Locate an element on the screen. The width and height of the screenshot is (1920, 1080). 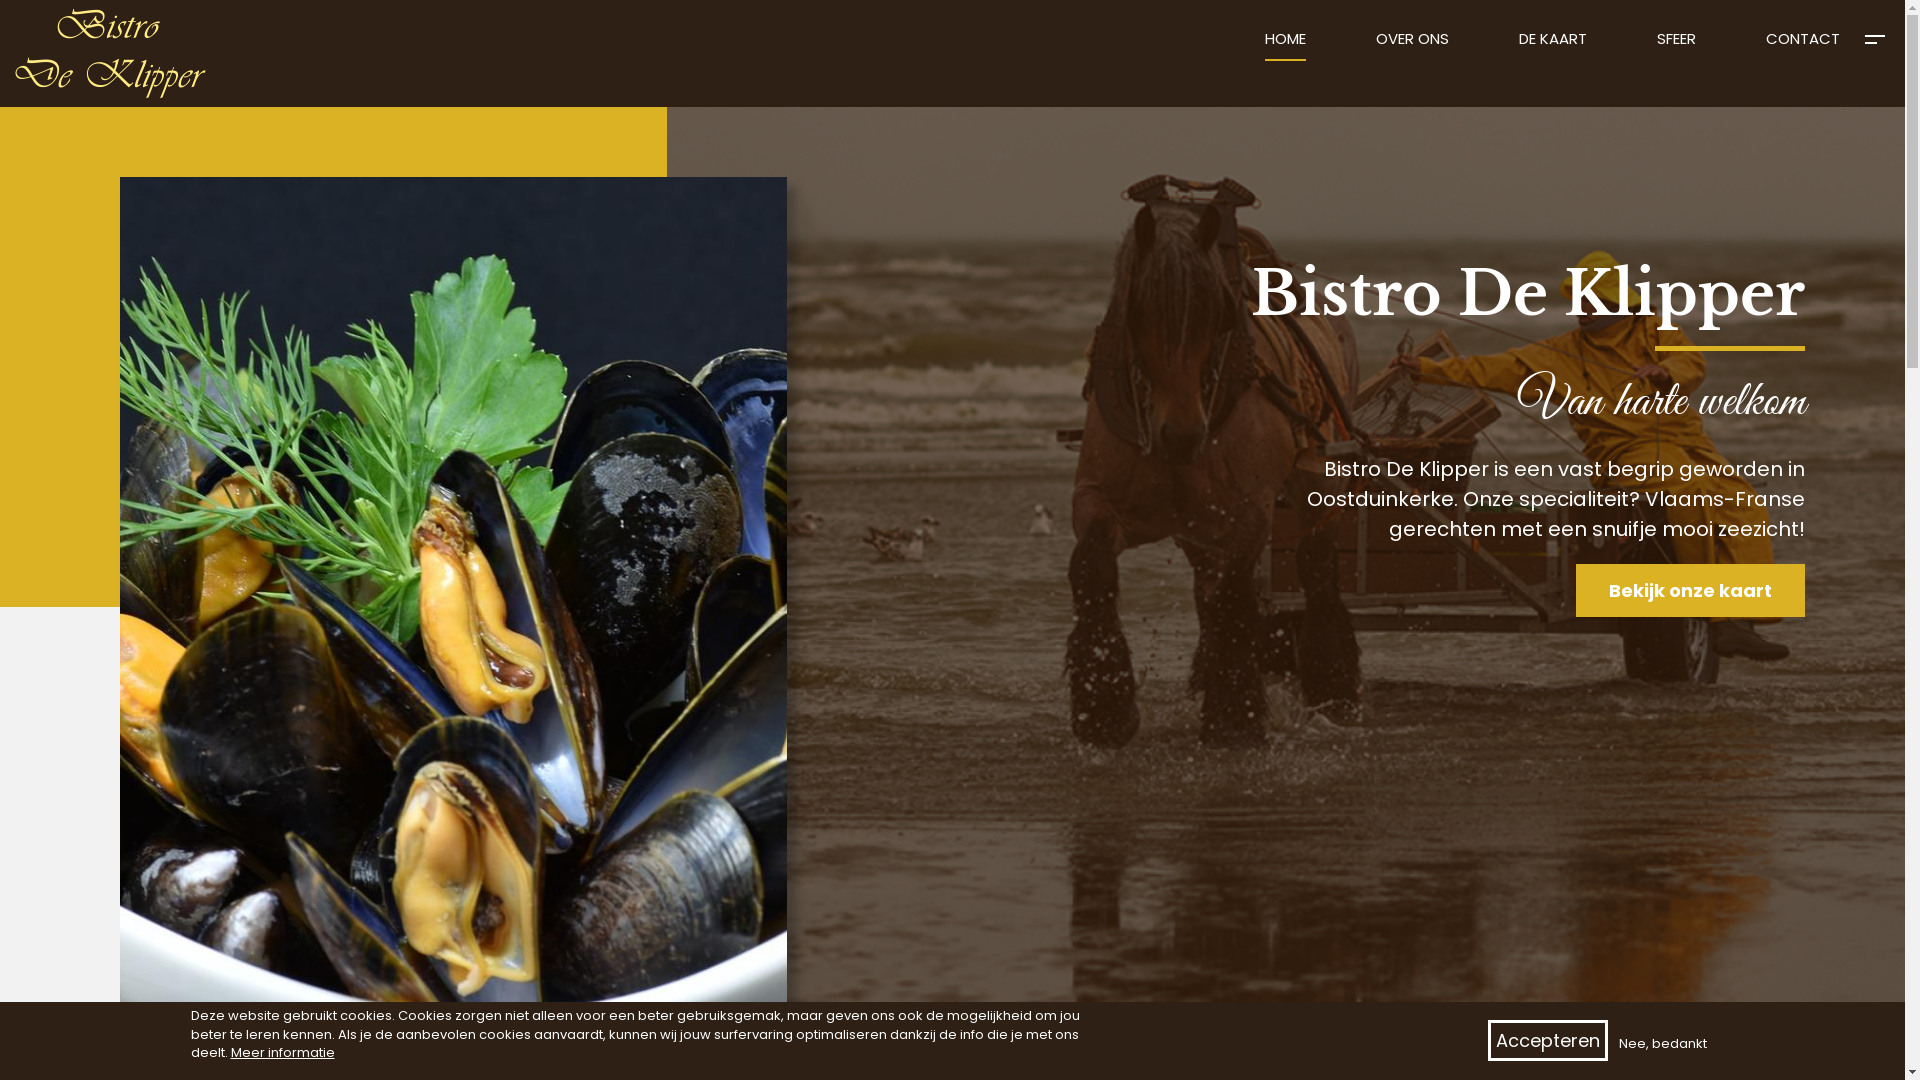
'SFEER' is located at coordinates (1676, 45).